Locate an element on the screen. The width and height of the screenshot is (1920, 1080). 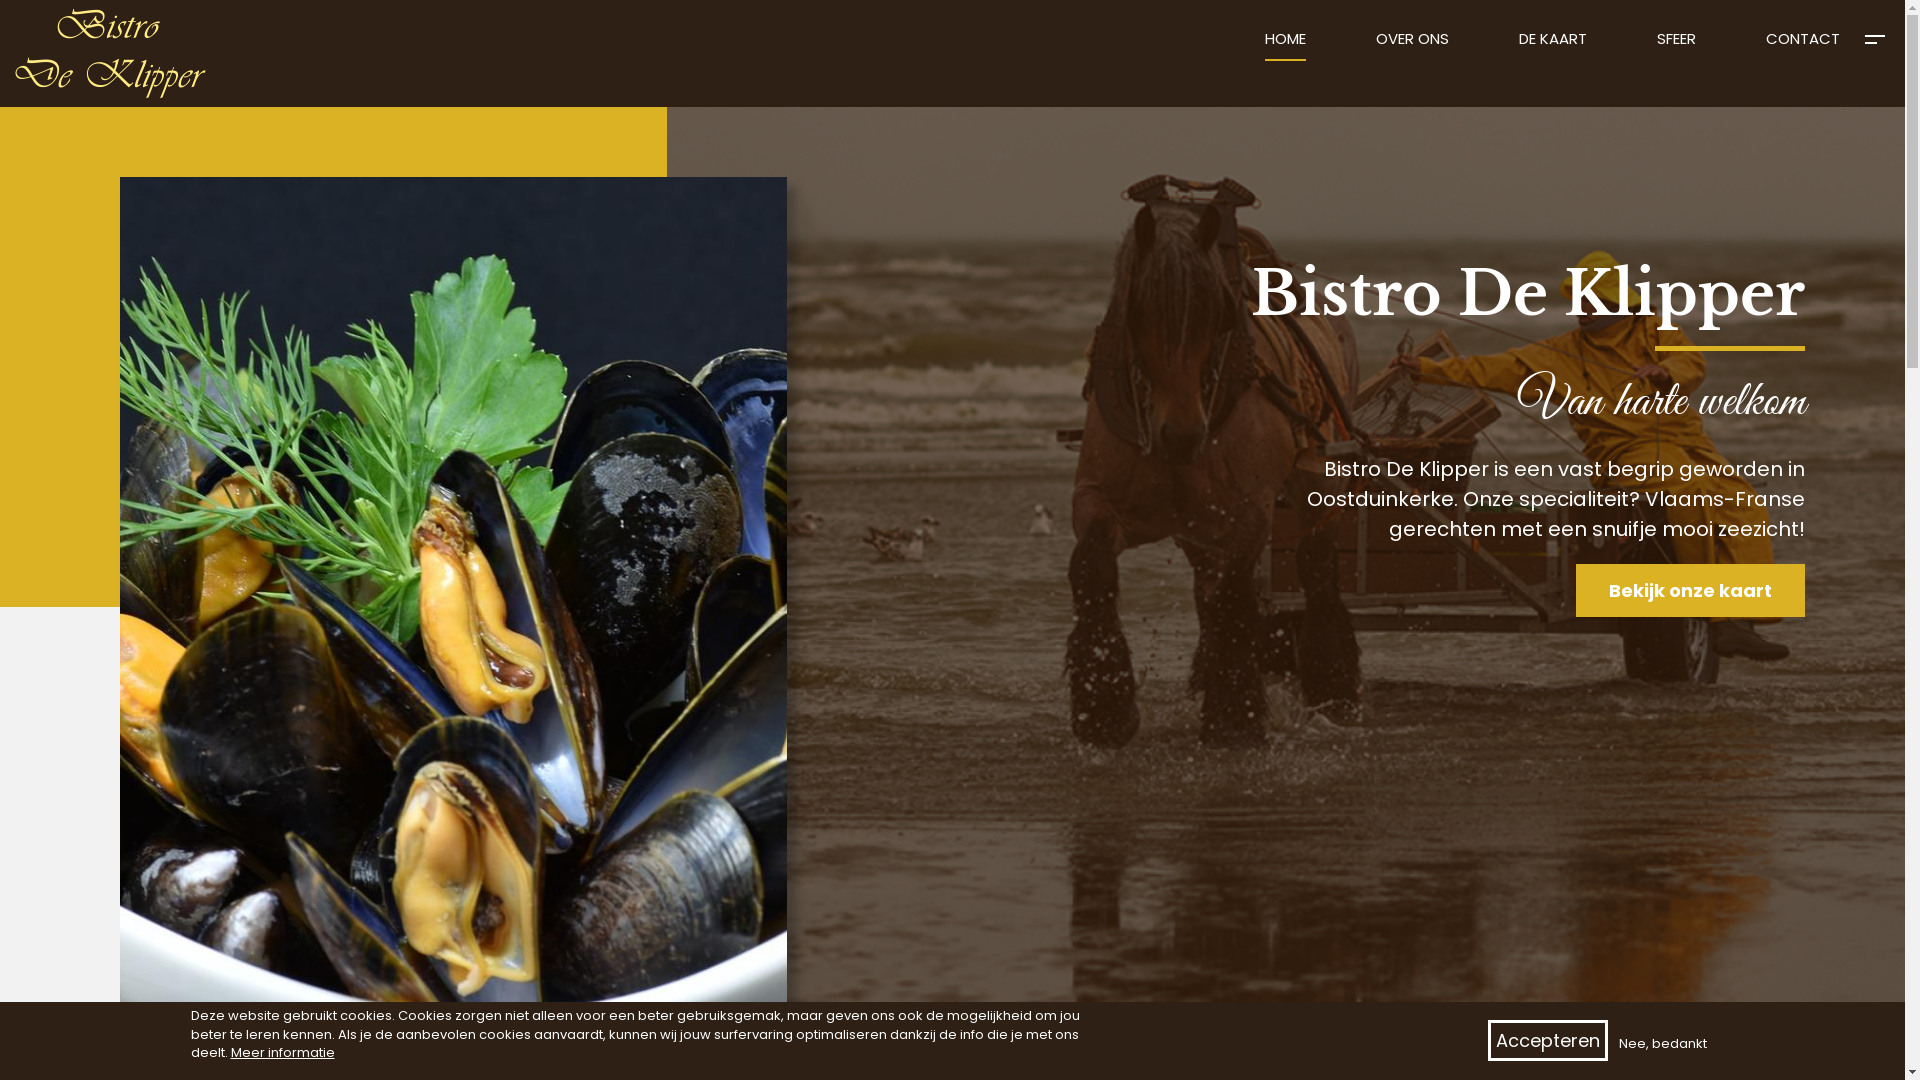
'SFEER' is located at coordinates (1676, 45).